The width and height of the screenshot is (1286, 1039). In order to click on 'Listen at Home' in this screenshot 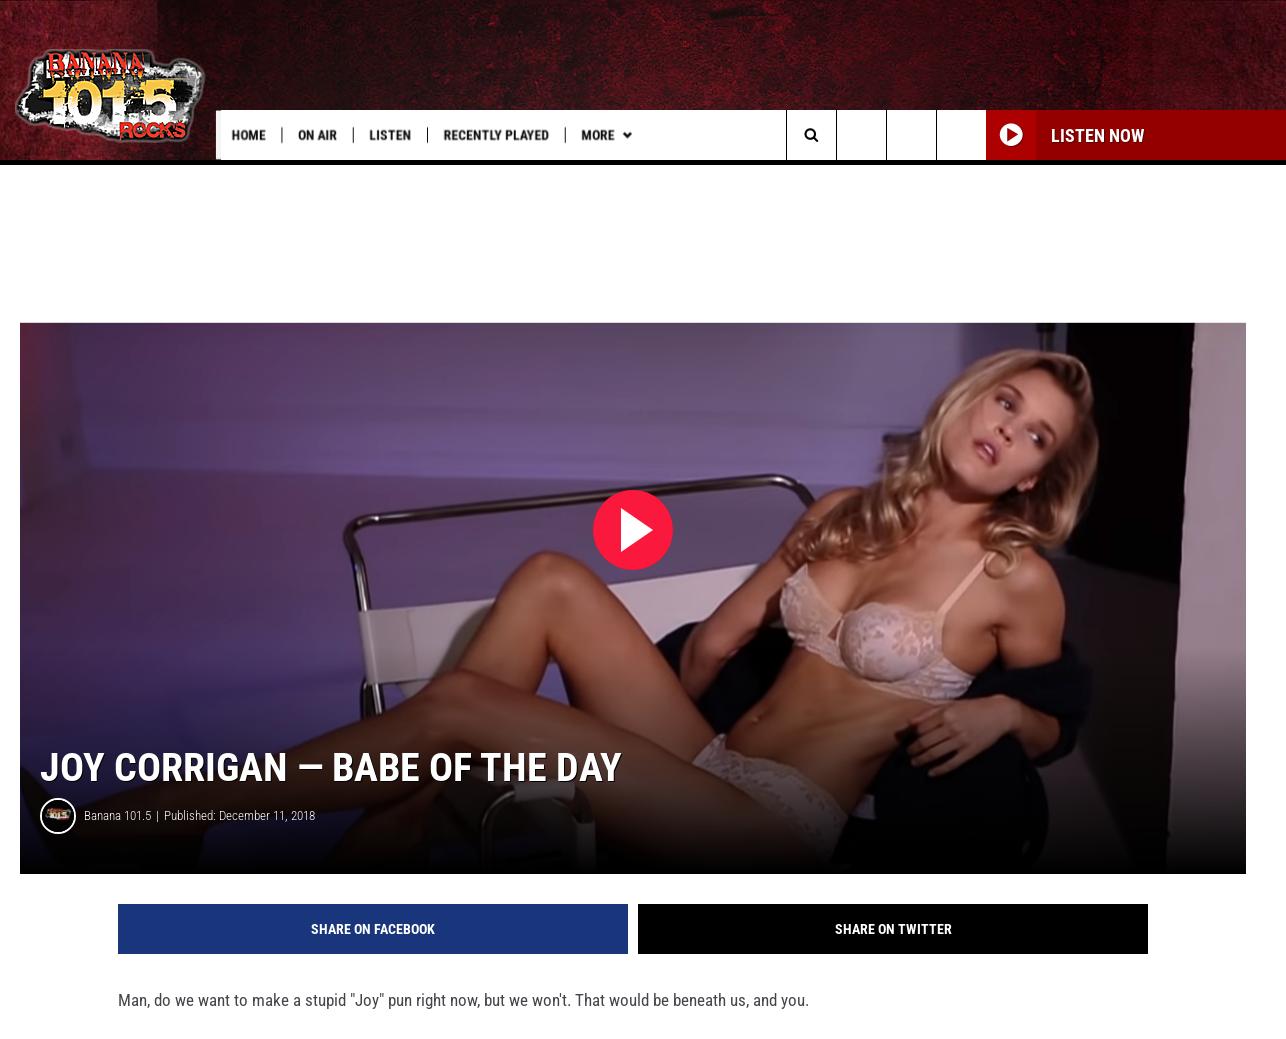, I will do `click(515, 176)`.